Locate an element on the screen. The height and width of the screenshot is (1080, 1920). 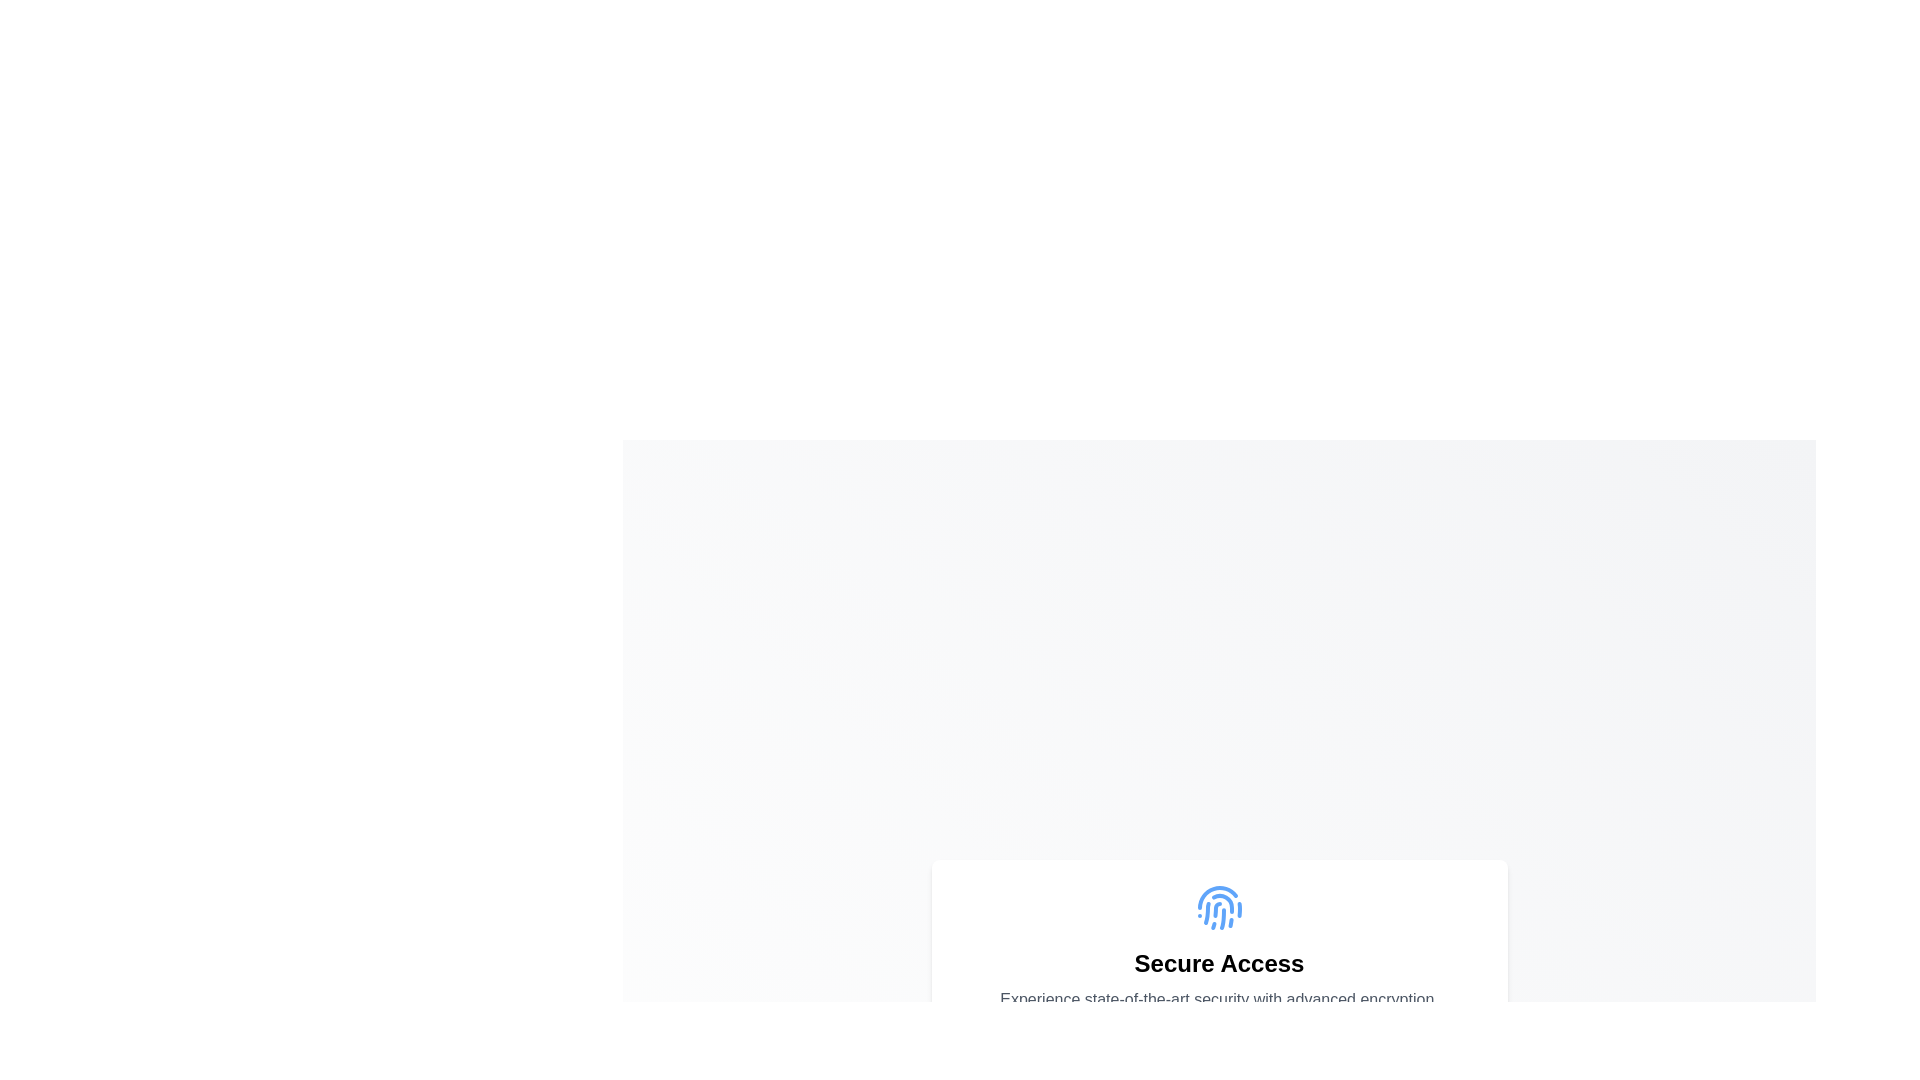
header text 'Secure Access' which is displayed in a bold, large font size on a white background card with rounded corners, positioned directly below a fingerprint icon is located at coordinates (1218, 963).